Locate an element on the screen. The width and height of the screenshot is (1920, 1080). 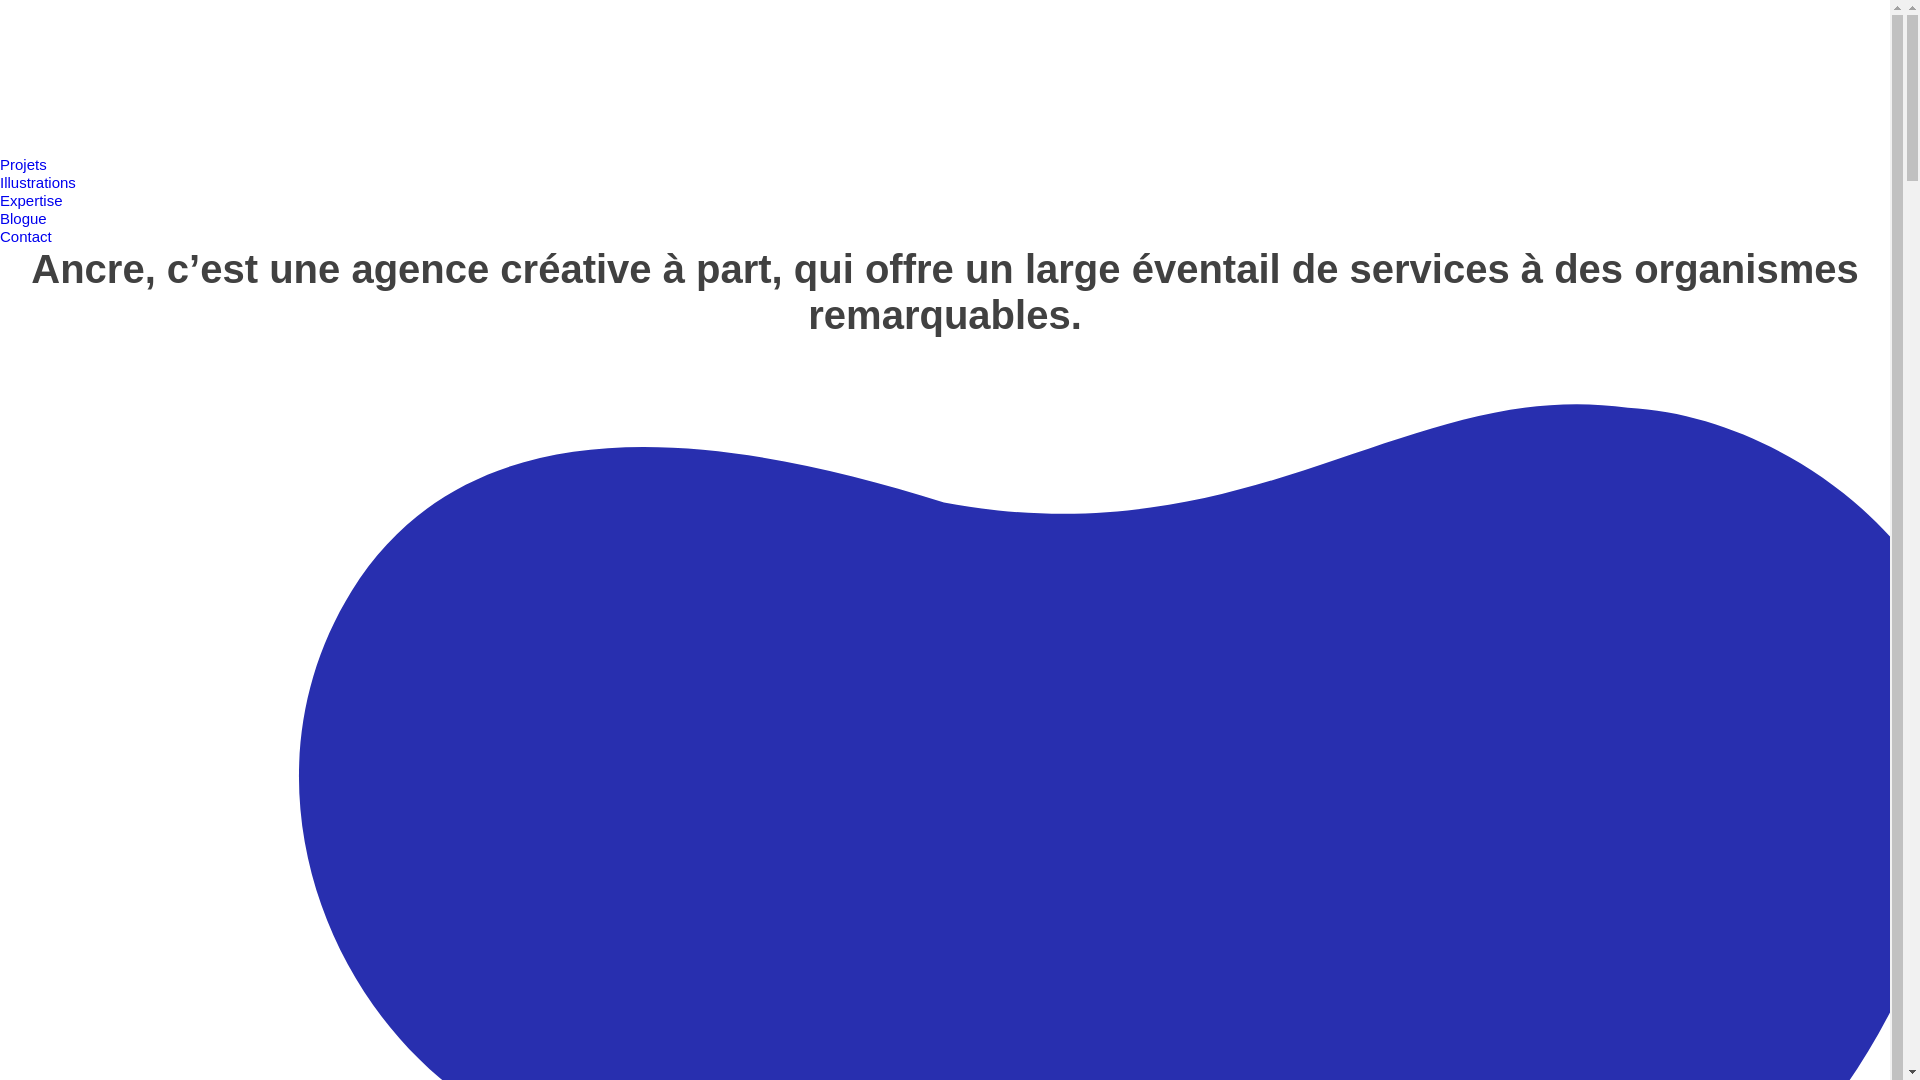
'Illustrations' is located at coordinates (38, 182).